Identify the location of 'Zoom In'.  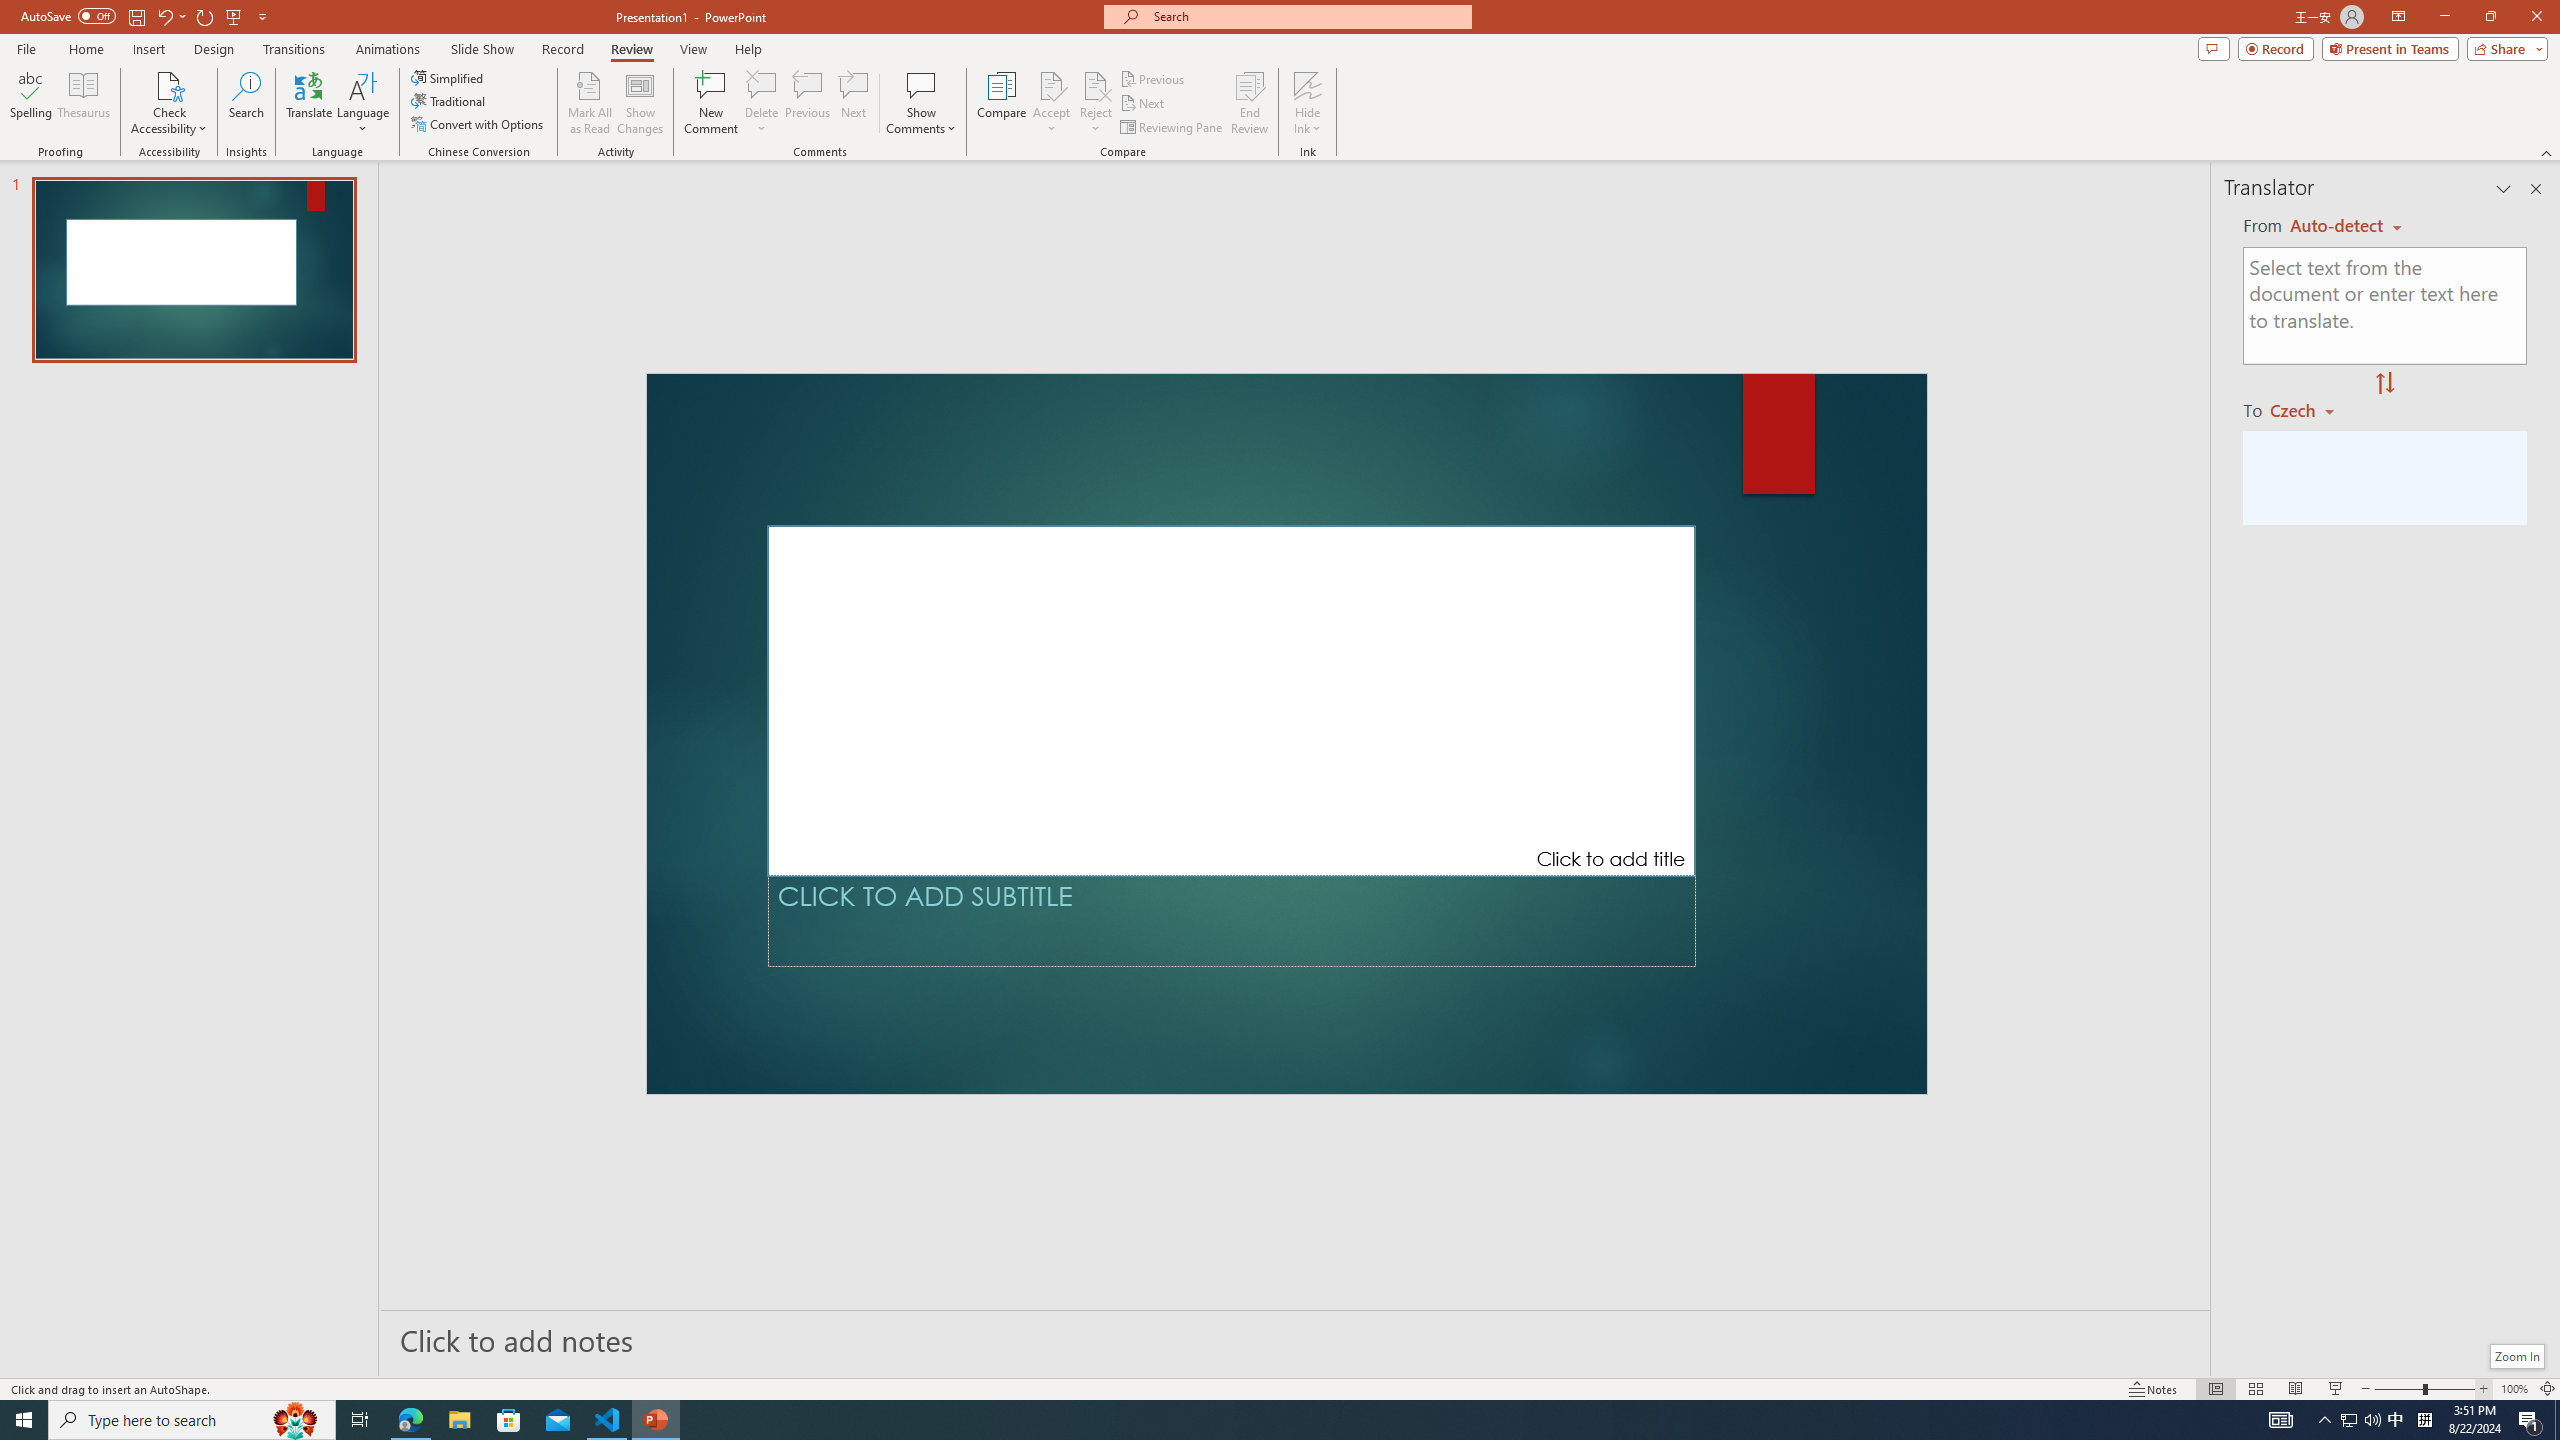
(2516, 1355).